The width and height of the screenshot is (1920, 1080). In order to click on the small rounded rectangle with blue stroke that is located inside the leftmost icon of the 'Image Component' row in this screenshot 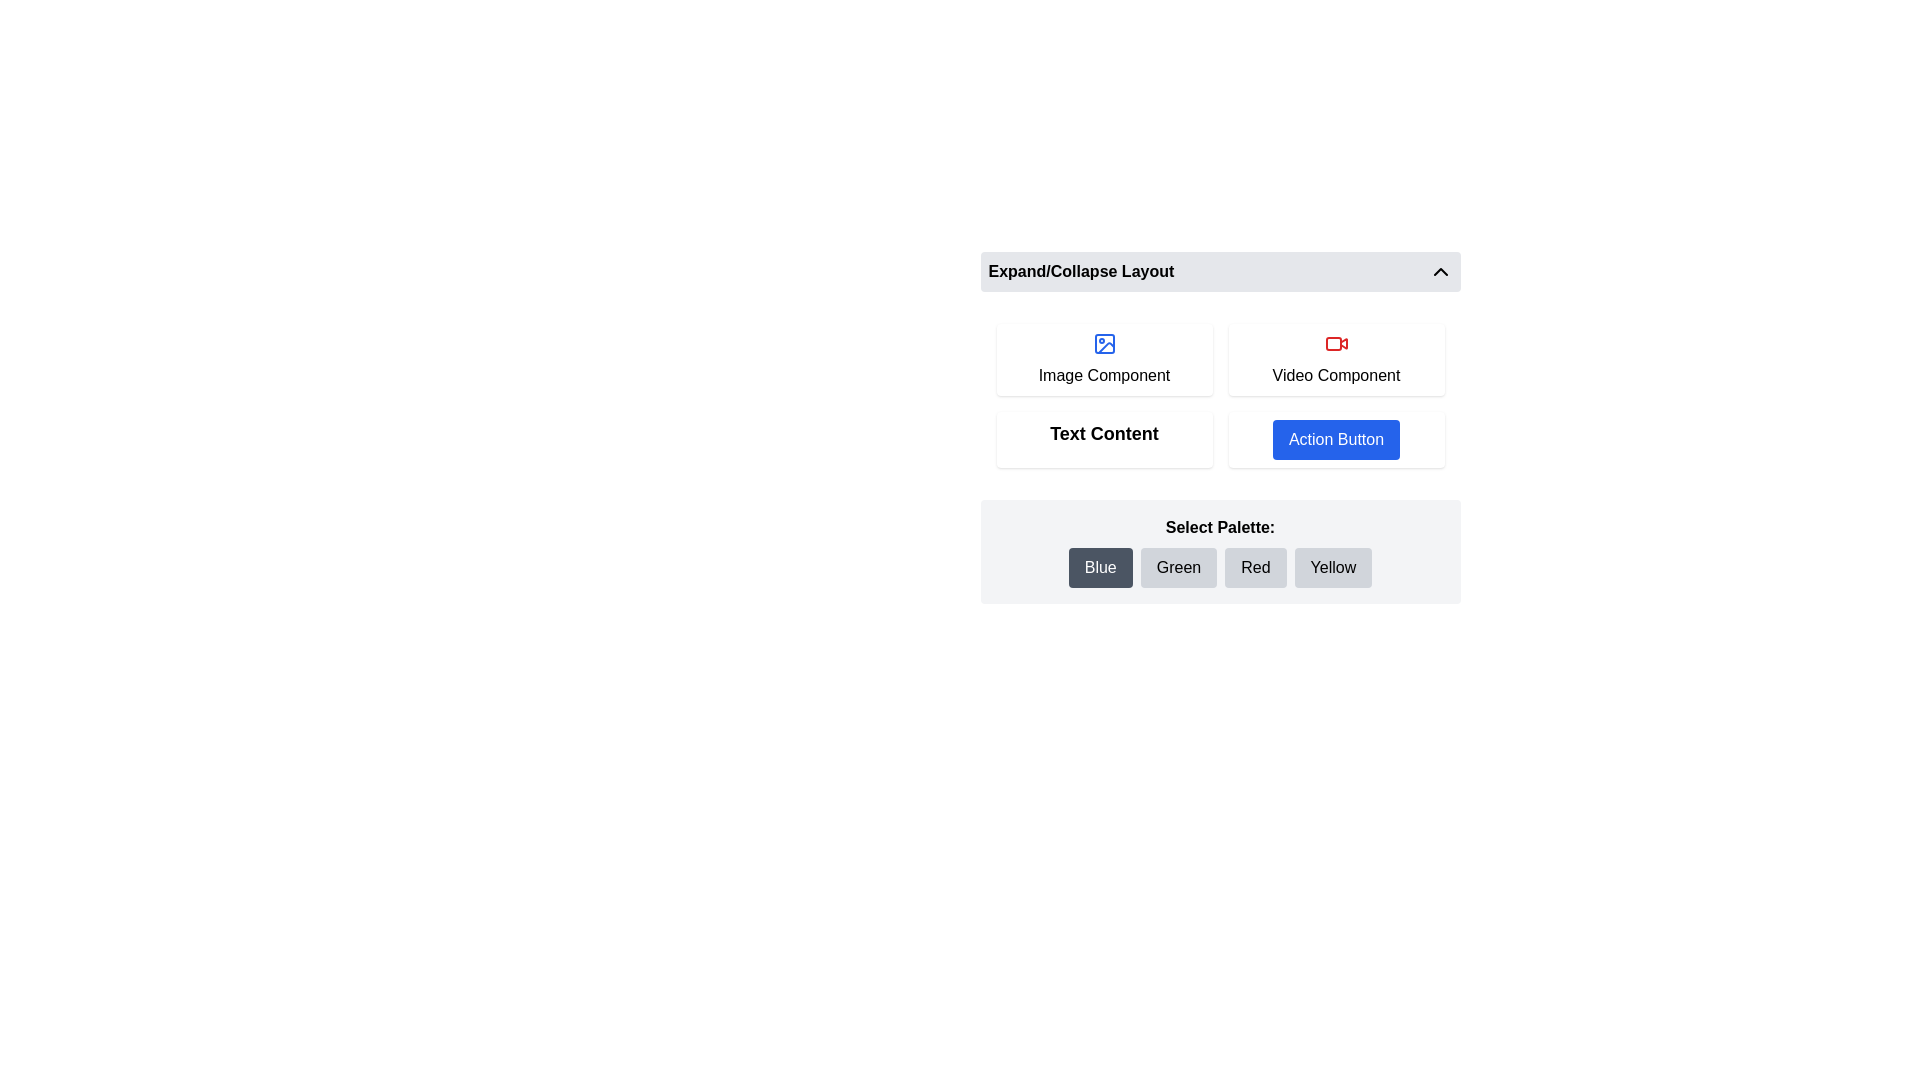, I will do `click(1103, 342)`.